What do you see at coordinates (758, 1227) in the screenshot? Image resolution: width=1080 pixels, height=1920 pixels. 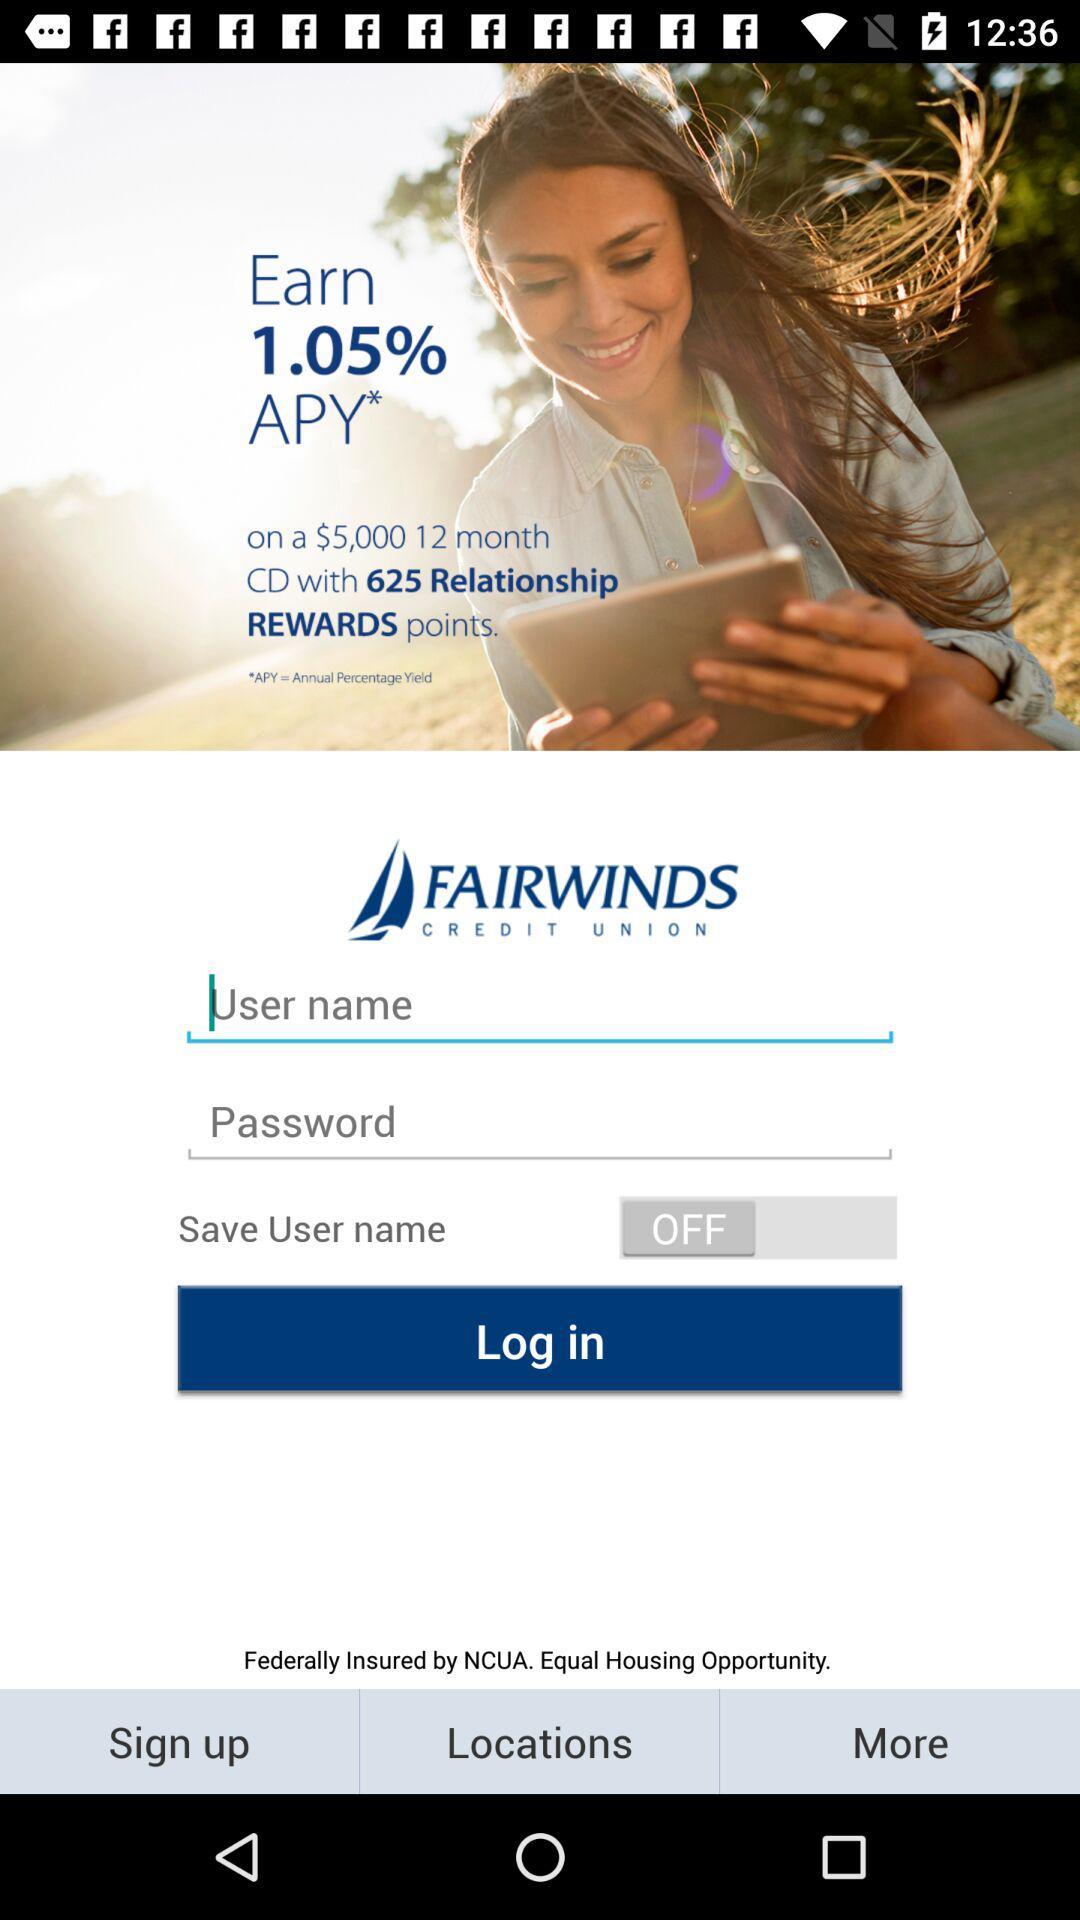 I see `the switch button off` at bounding box center [758, 1227].